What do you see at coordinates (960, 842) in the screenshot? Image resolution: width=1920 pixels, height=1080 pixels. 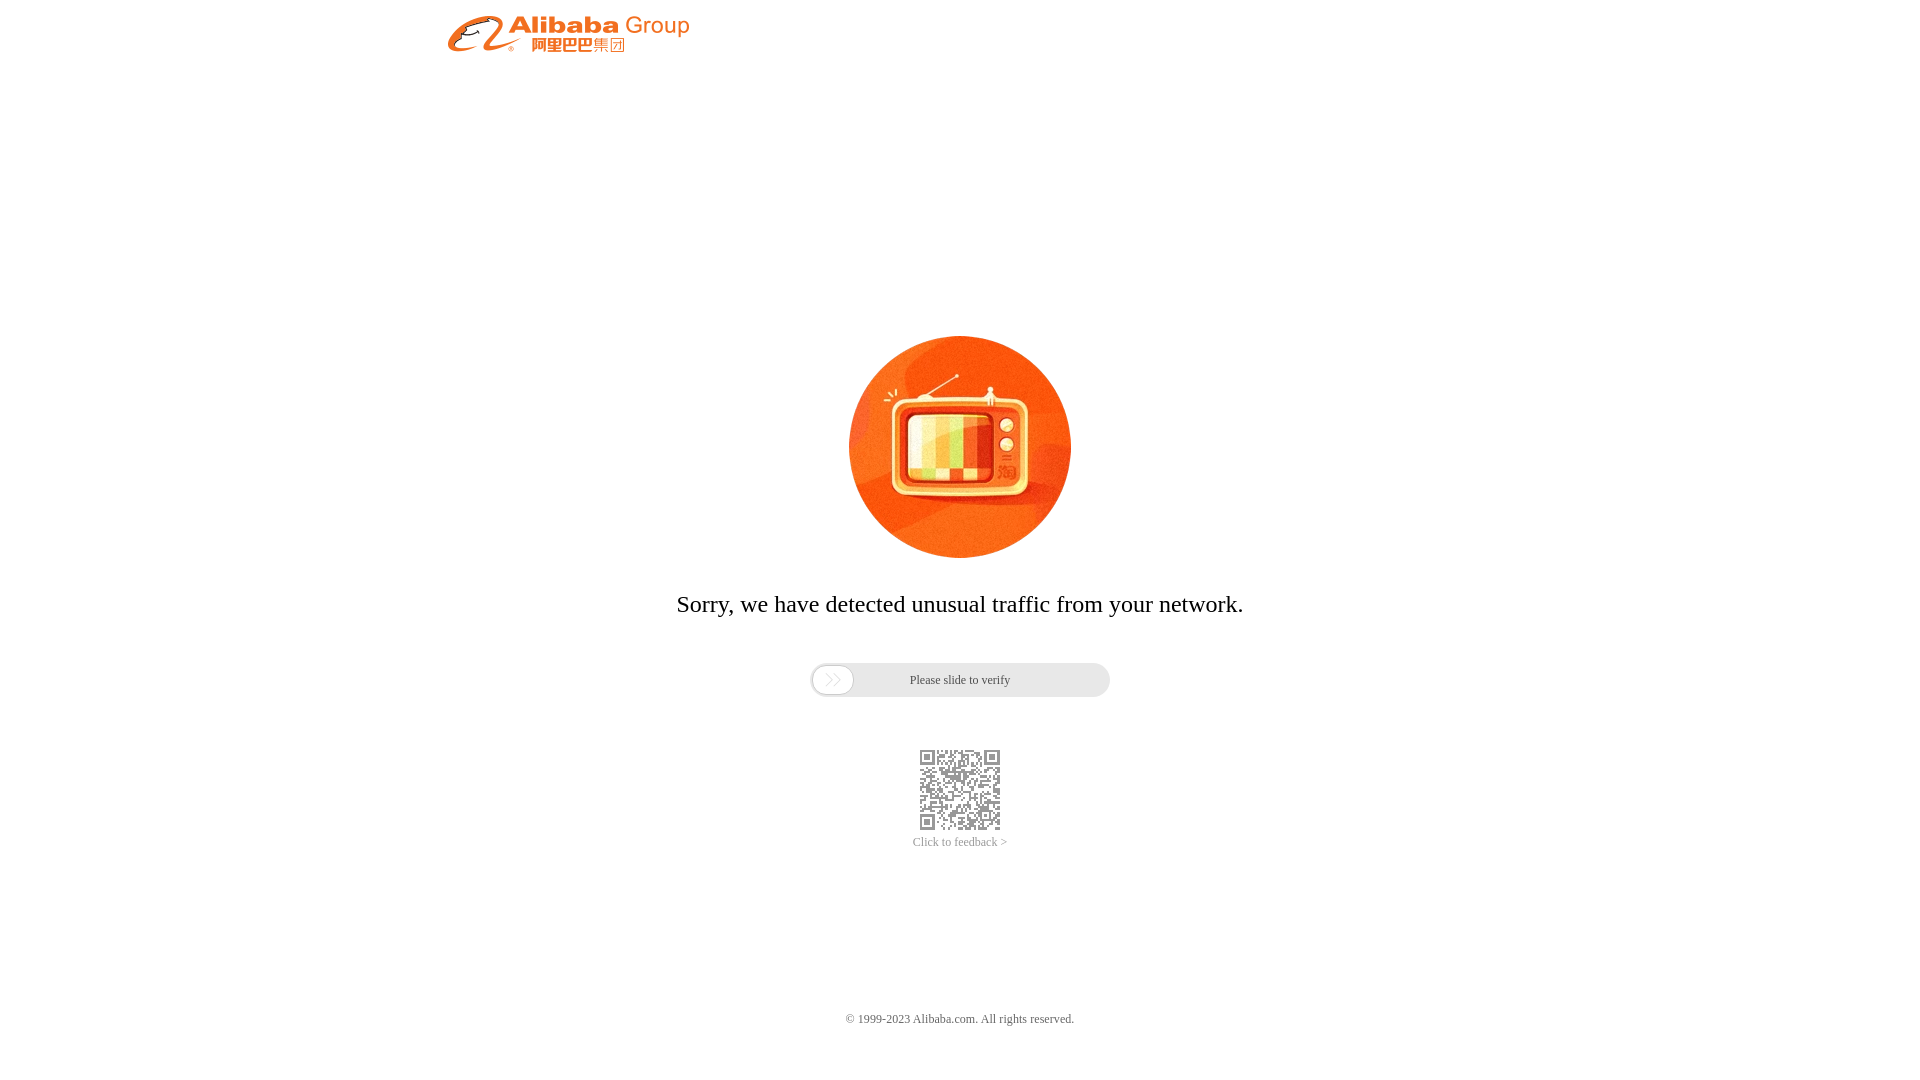 I see `'Click to feedback >'` at bounding box center [960, 842].